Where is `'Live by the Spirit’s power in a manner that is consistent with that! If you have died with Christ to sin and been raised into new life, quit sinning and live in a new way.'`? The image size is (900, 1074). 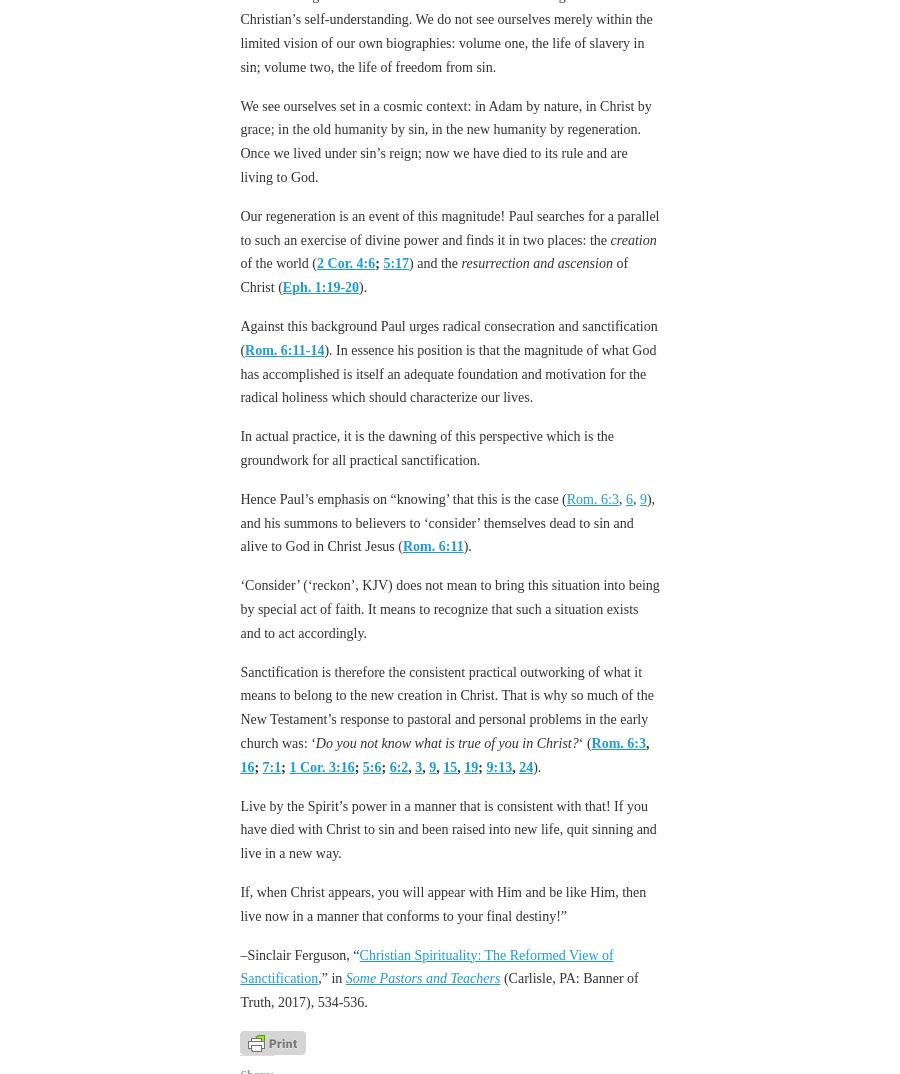 'Live by the Spirit’s power in a manner that is consistent with that! If you have died with Christ to sin and been raised into new life, quit sinning and live in a new way.' is located at coordinates (239, 829).